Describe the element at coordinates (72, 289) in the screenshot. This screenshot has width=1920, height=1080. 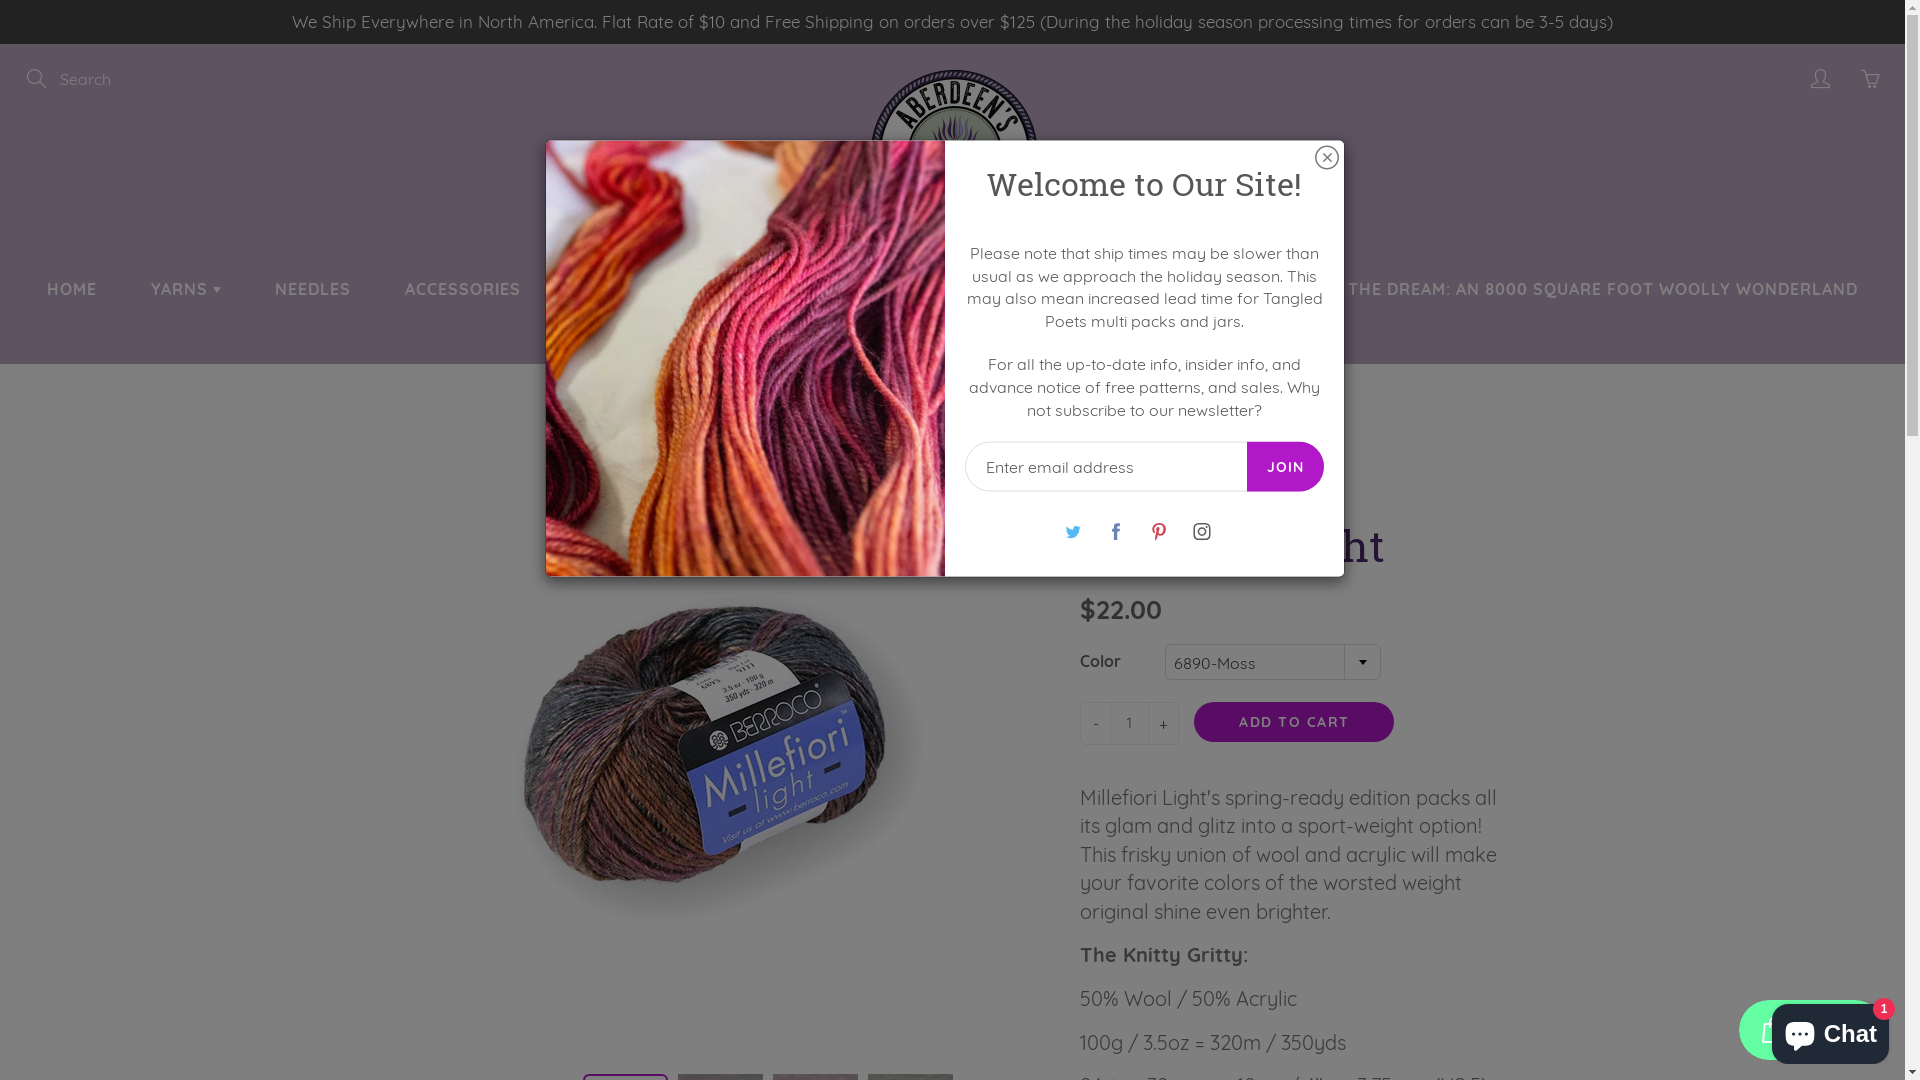
I see `'HOME'` at that location.